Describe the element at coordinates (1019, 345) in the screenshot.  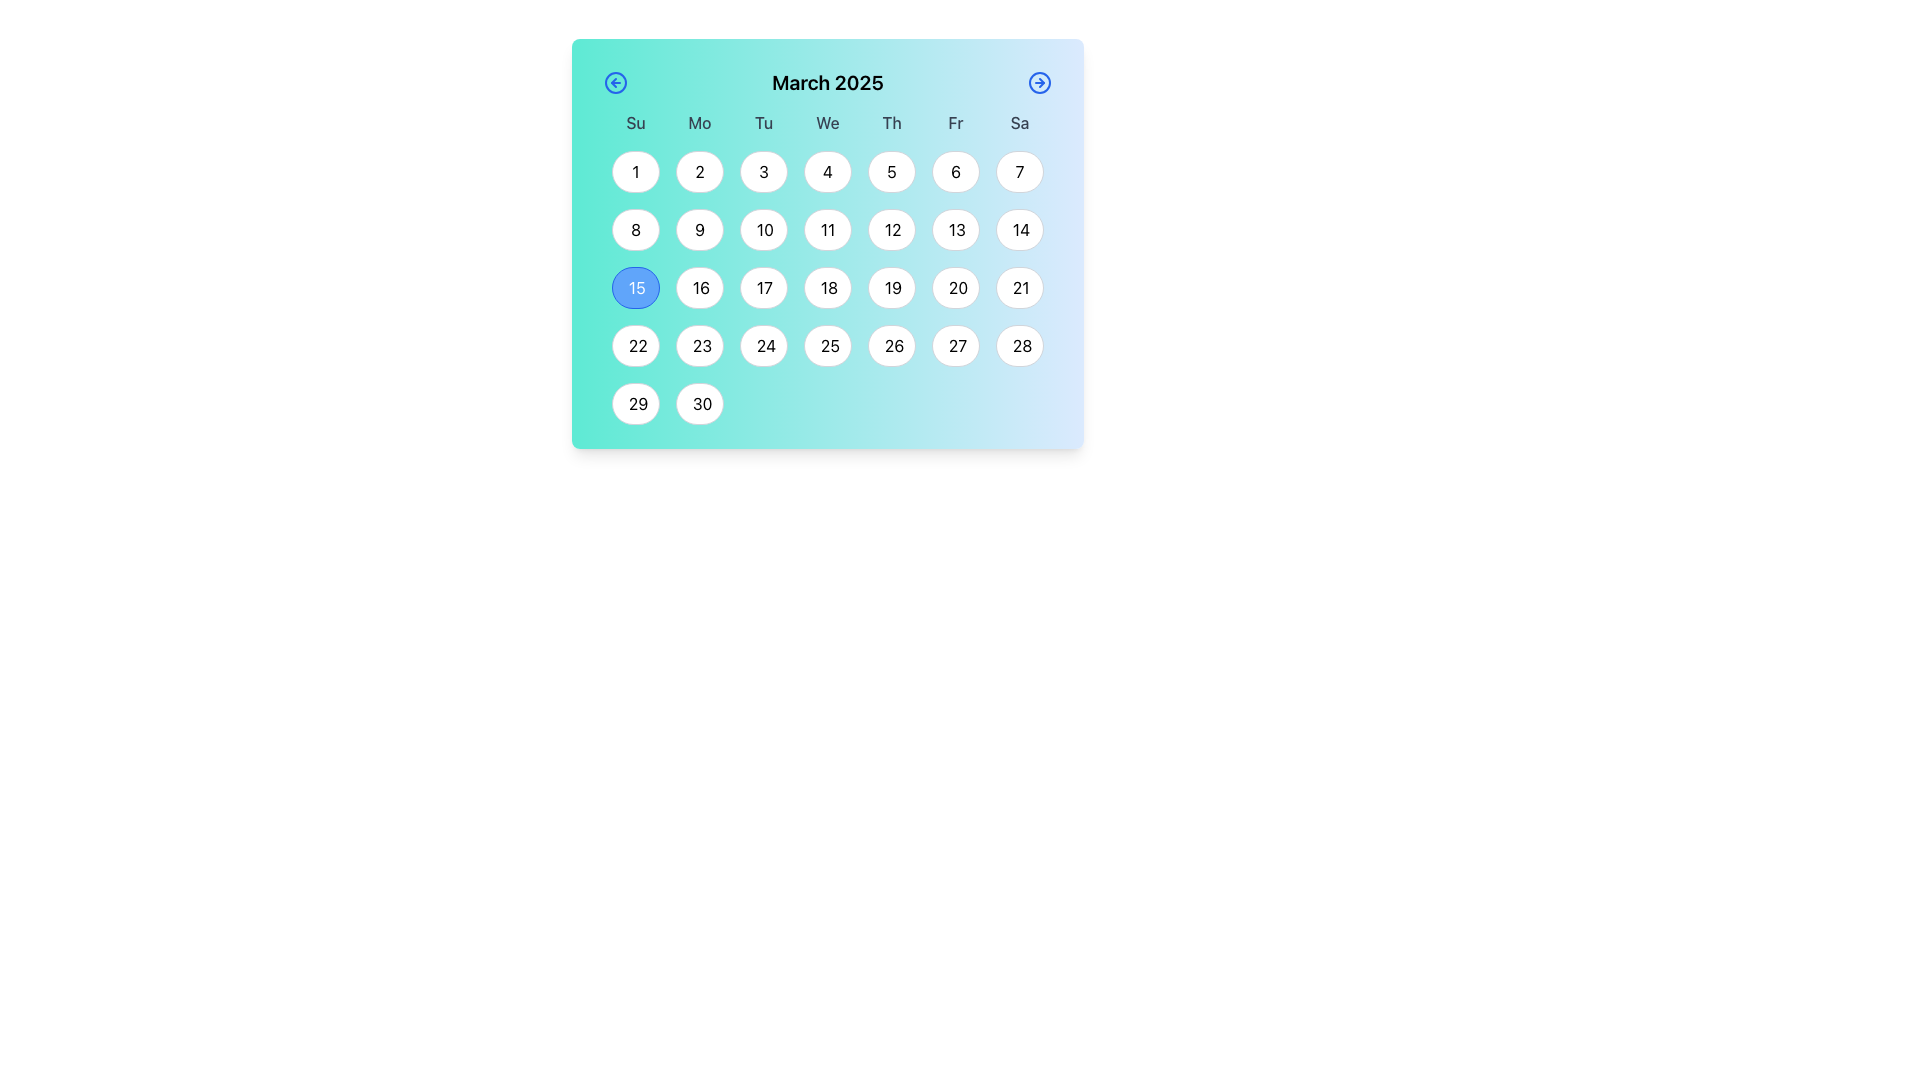
I see `the button representing the 28th day of the month in the calendar, located in the last row and seventh column, aligned with the 'Saturday' header` at that location.